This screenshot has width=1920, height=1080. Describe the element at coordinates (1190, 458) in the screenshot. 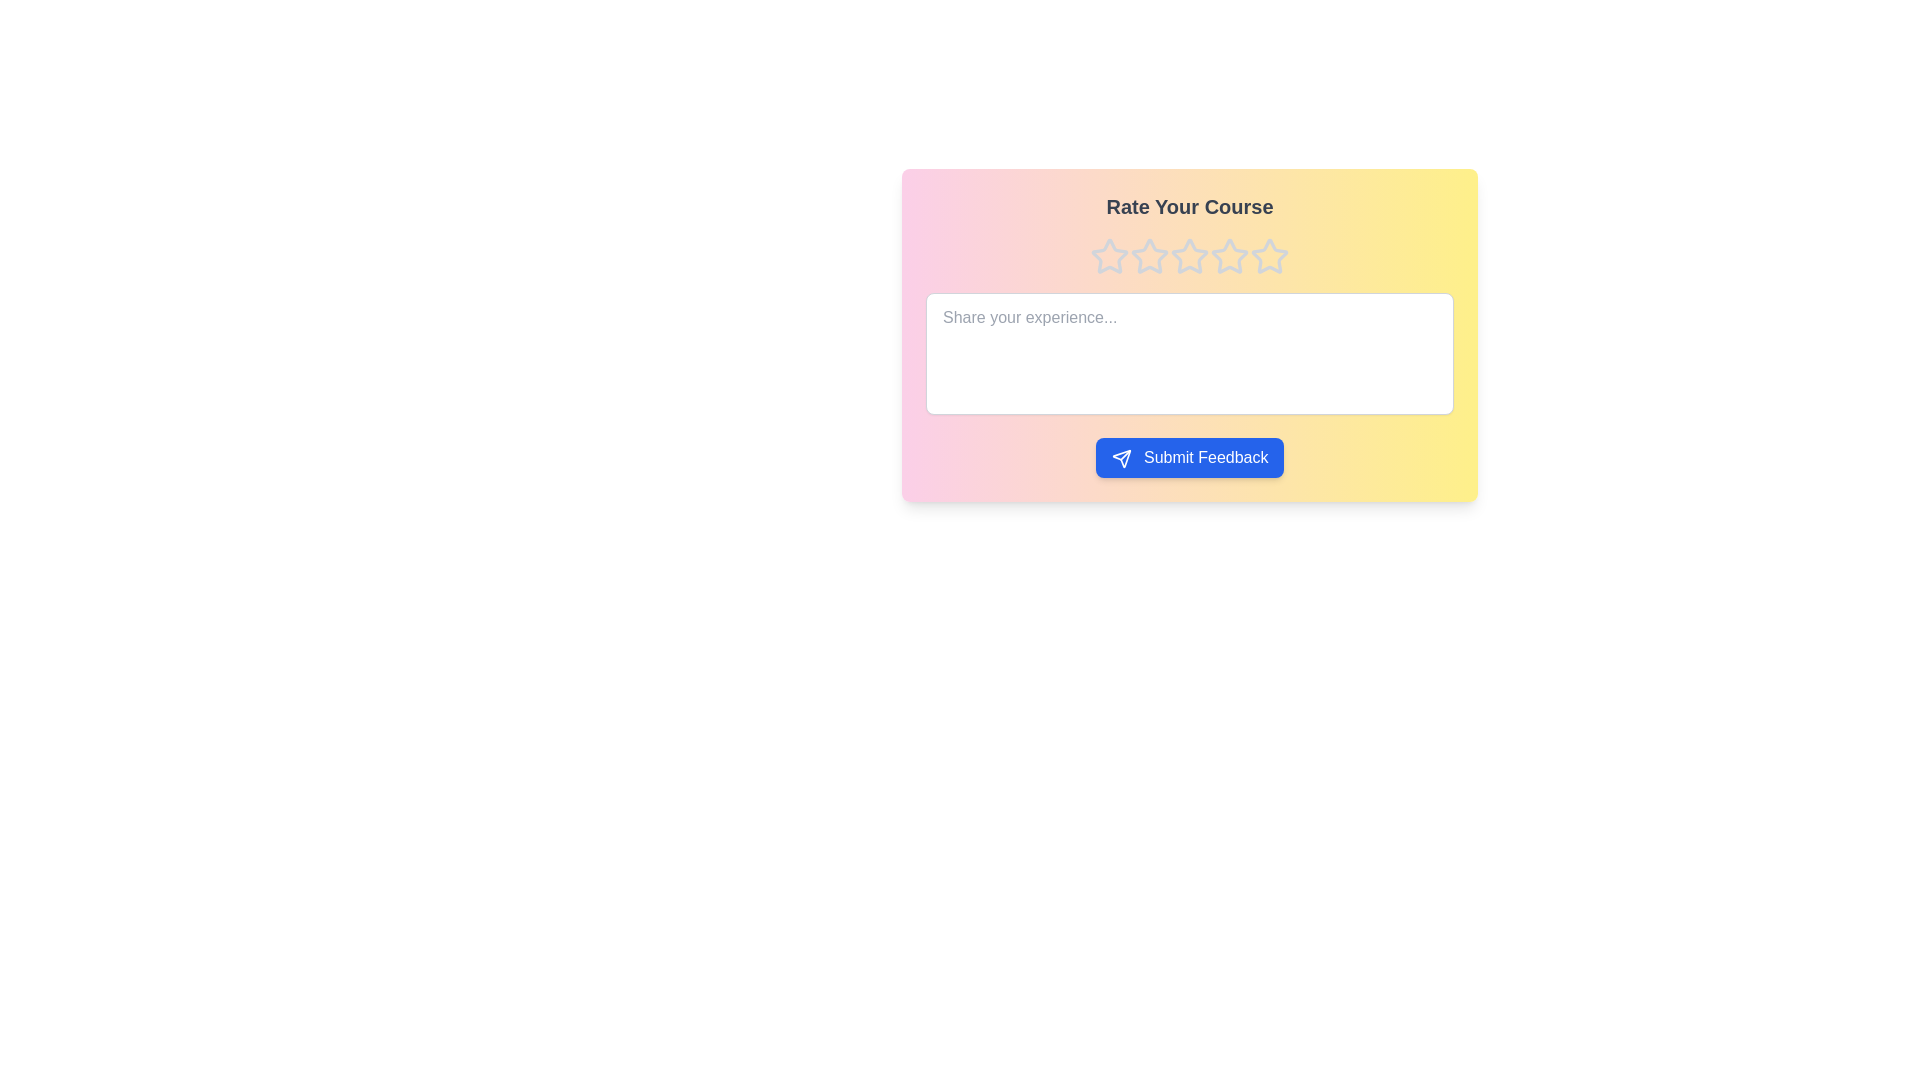

I see `the submit button located at the bottom center of the feedback form interface` at that location.